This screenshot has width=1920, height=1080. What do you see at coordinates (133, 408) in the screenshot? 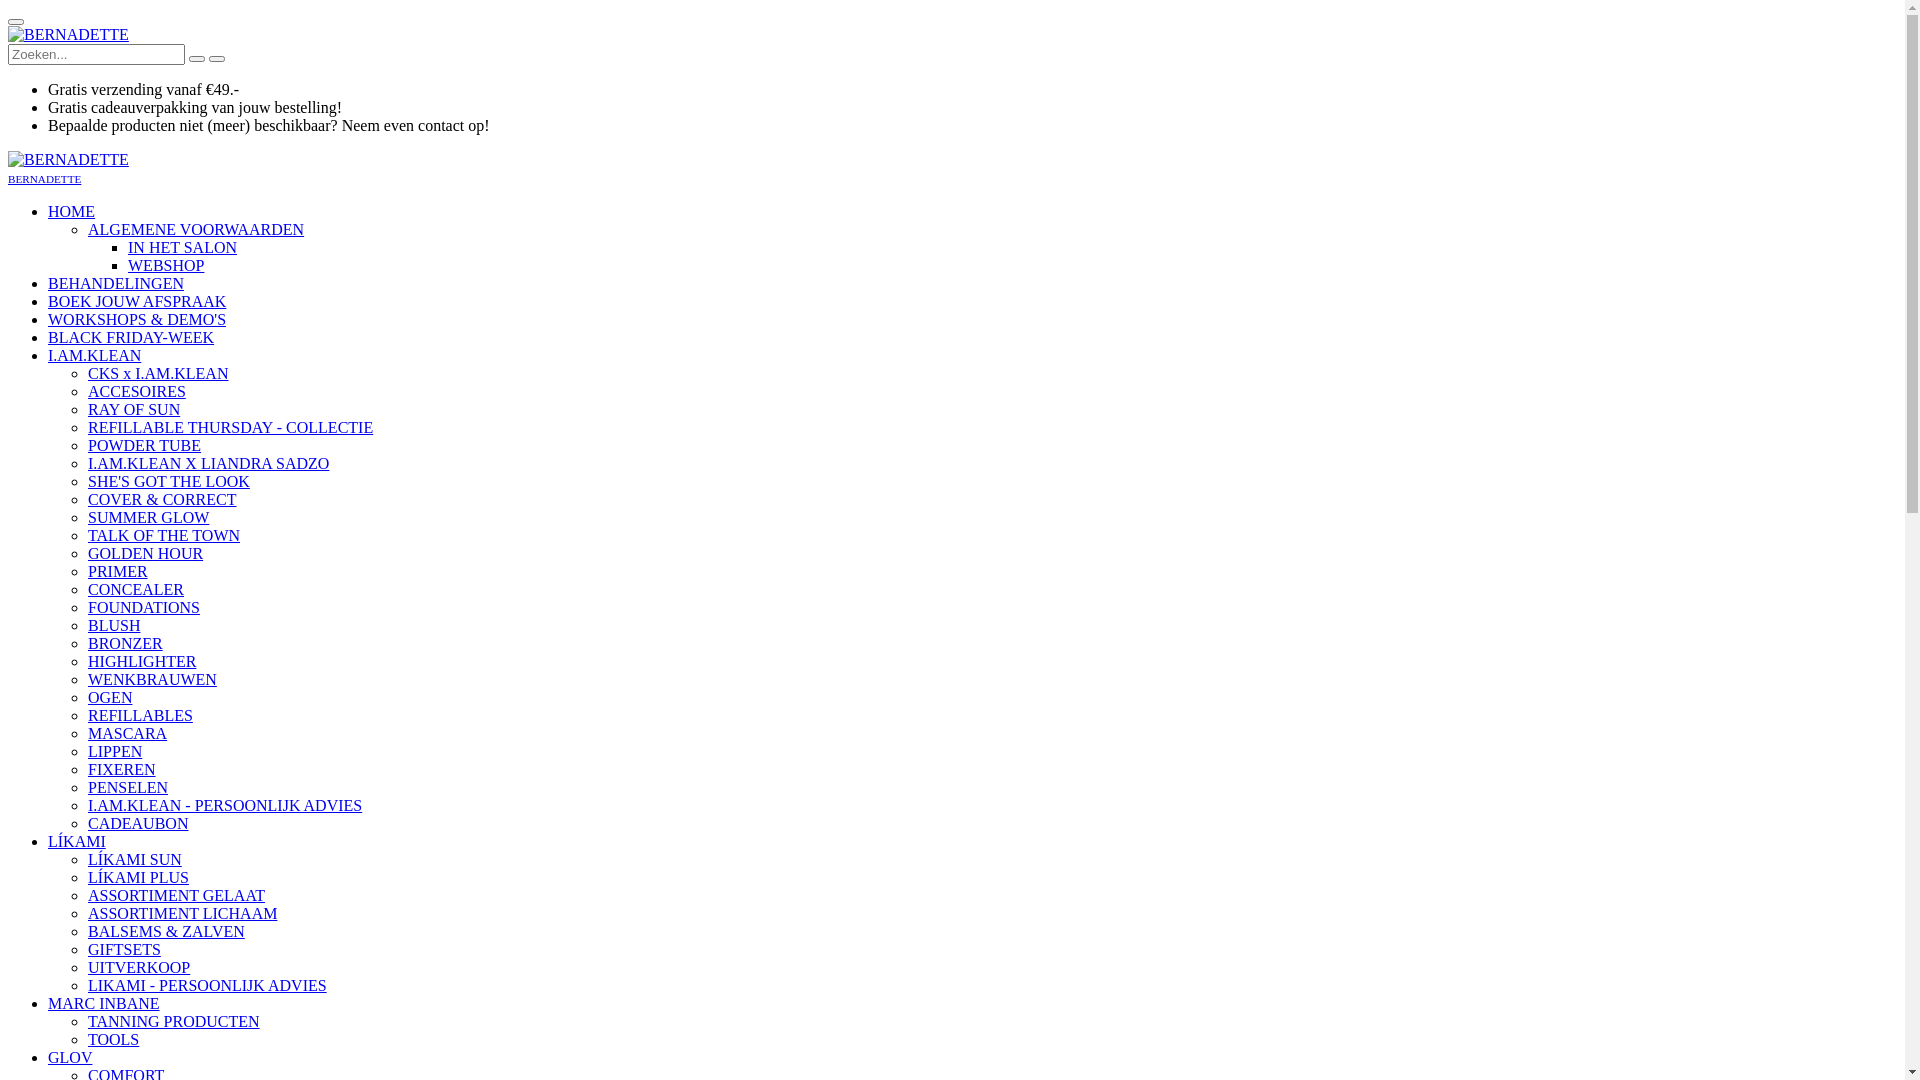
I see `'RAY OF SUN'` at bounding box center [133, 408].